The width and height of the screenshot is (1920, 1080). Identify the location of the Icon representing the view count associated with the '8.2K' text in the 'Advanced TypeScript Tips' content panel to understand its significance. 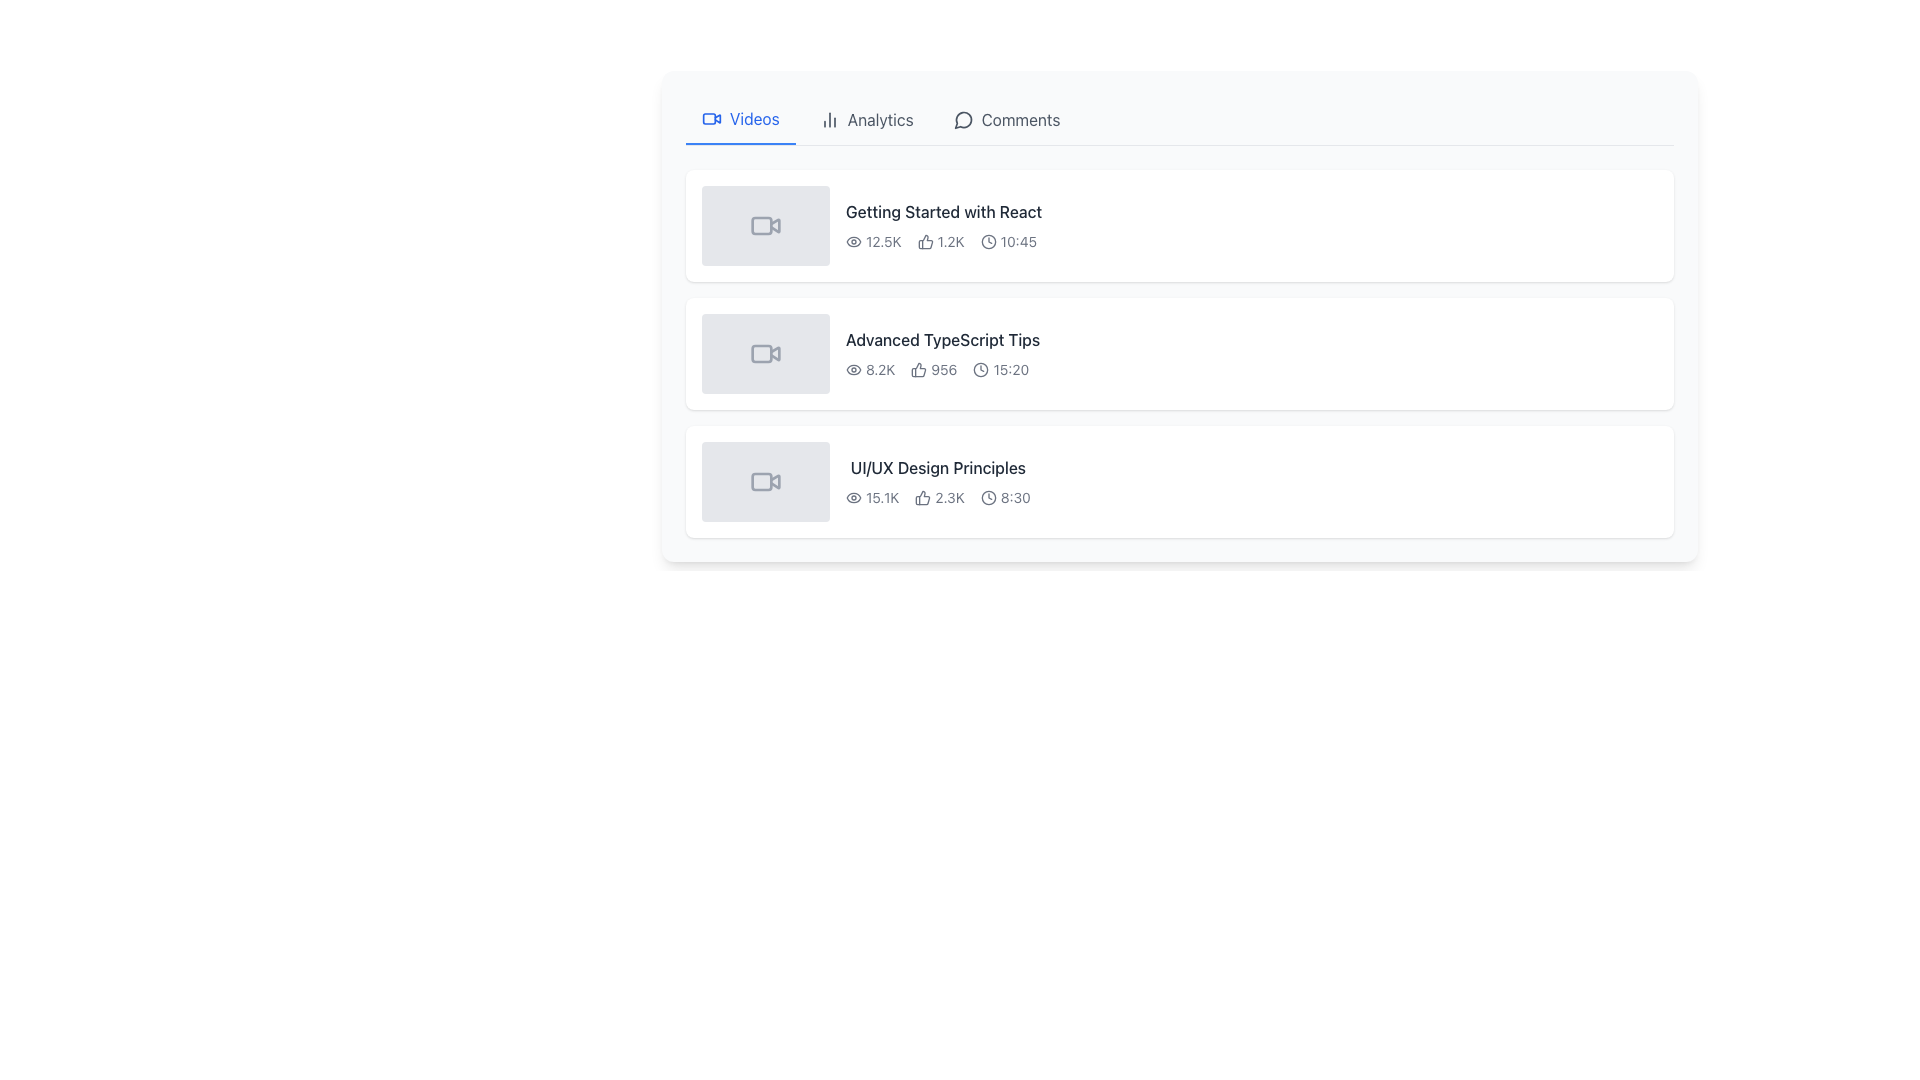
(854, 370).